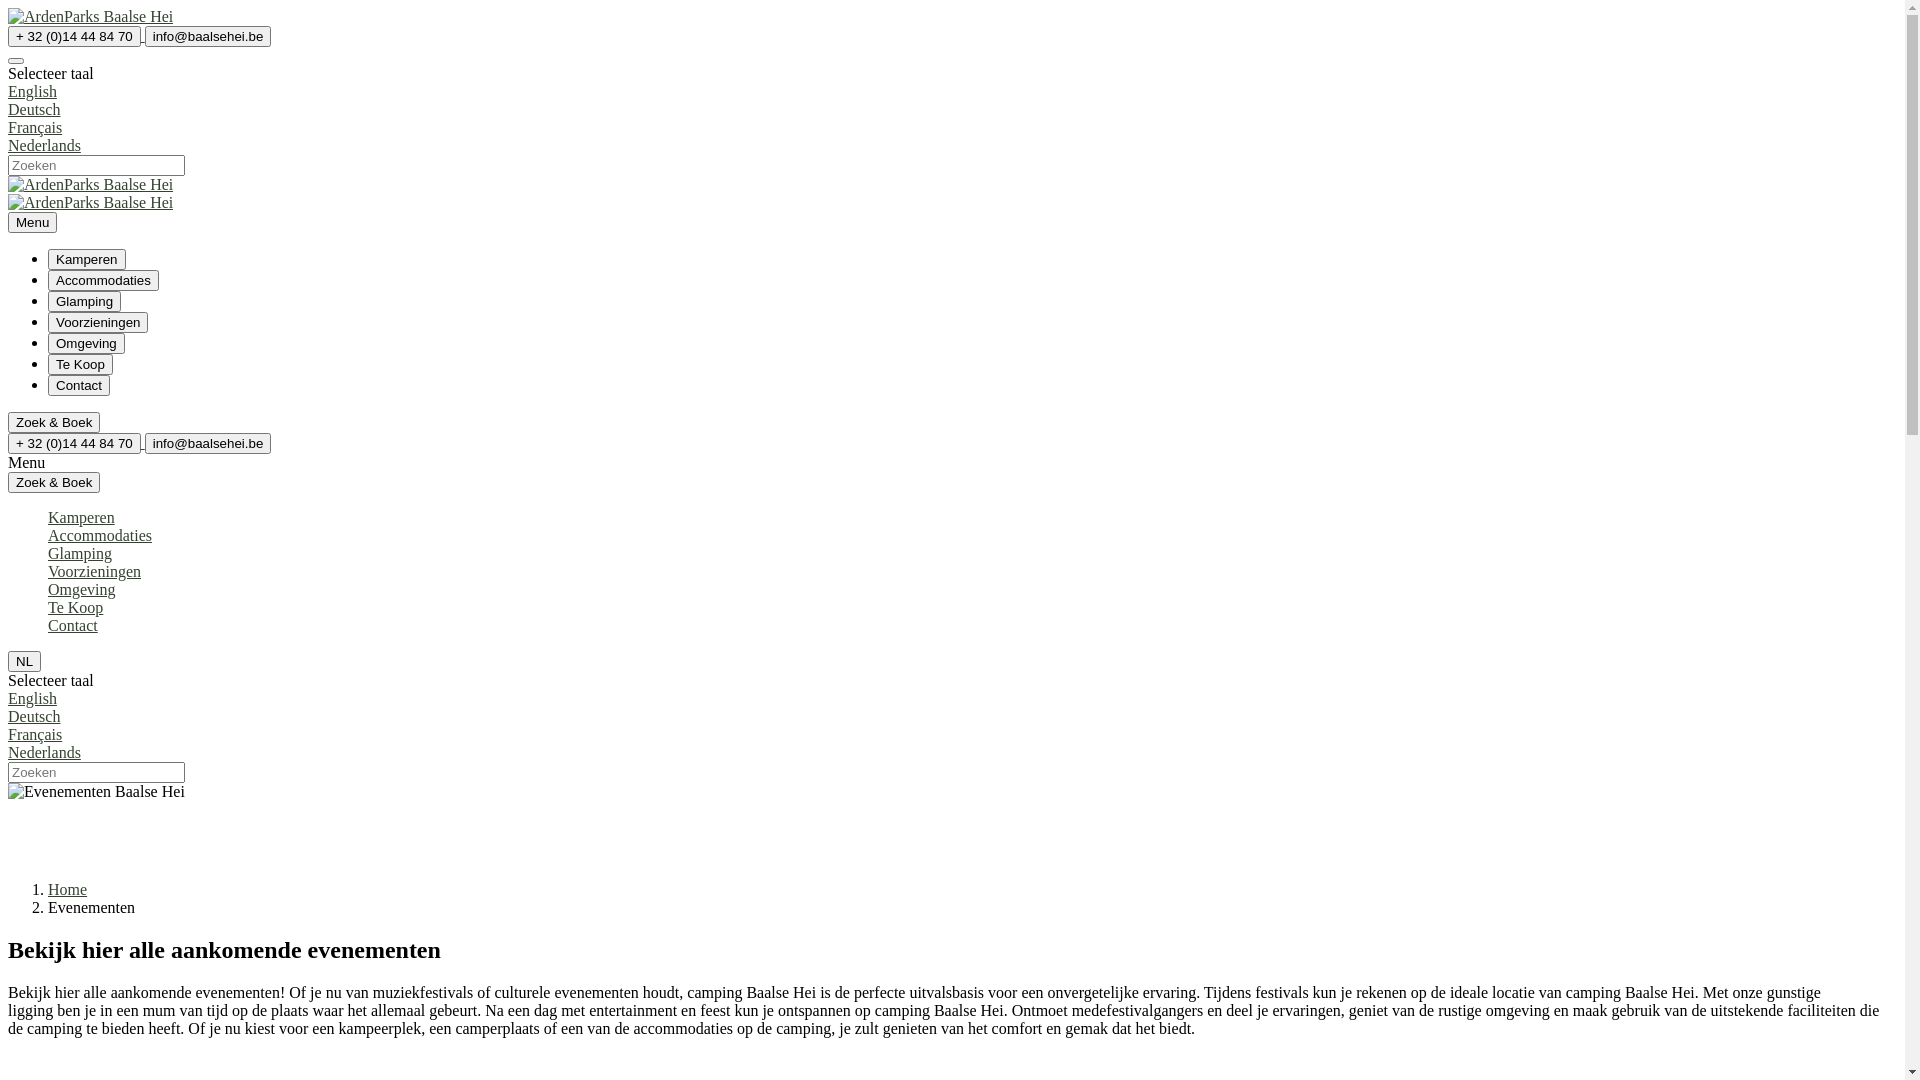 The image size is (1920, 1080). I want to click on 'info@baalsehei.be', so click(208, 35).